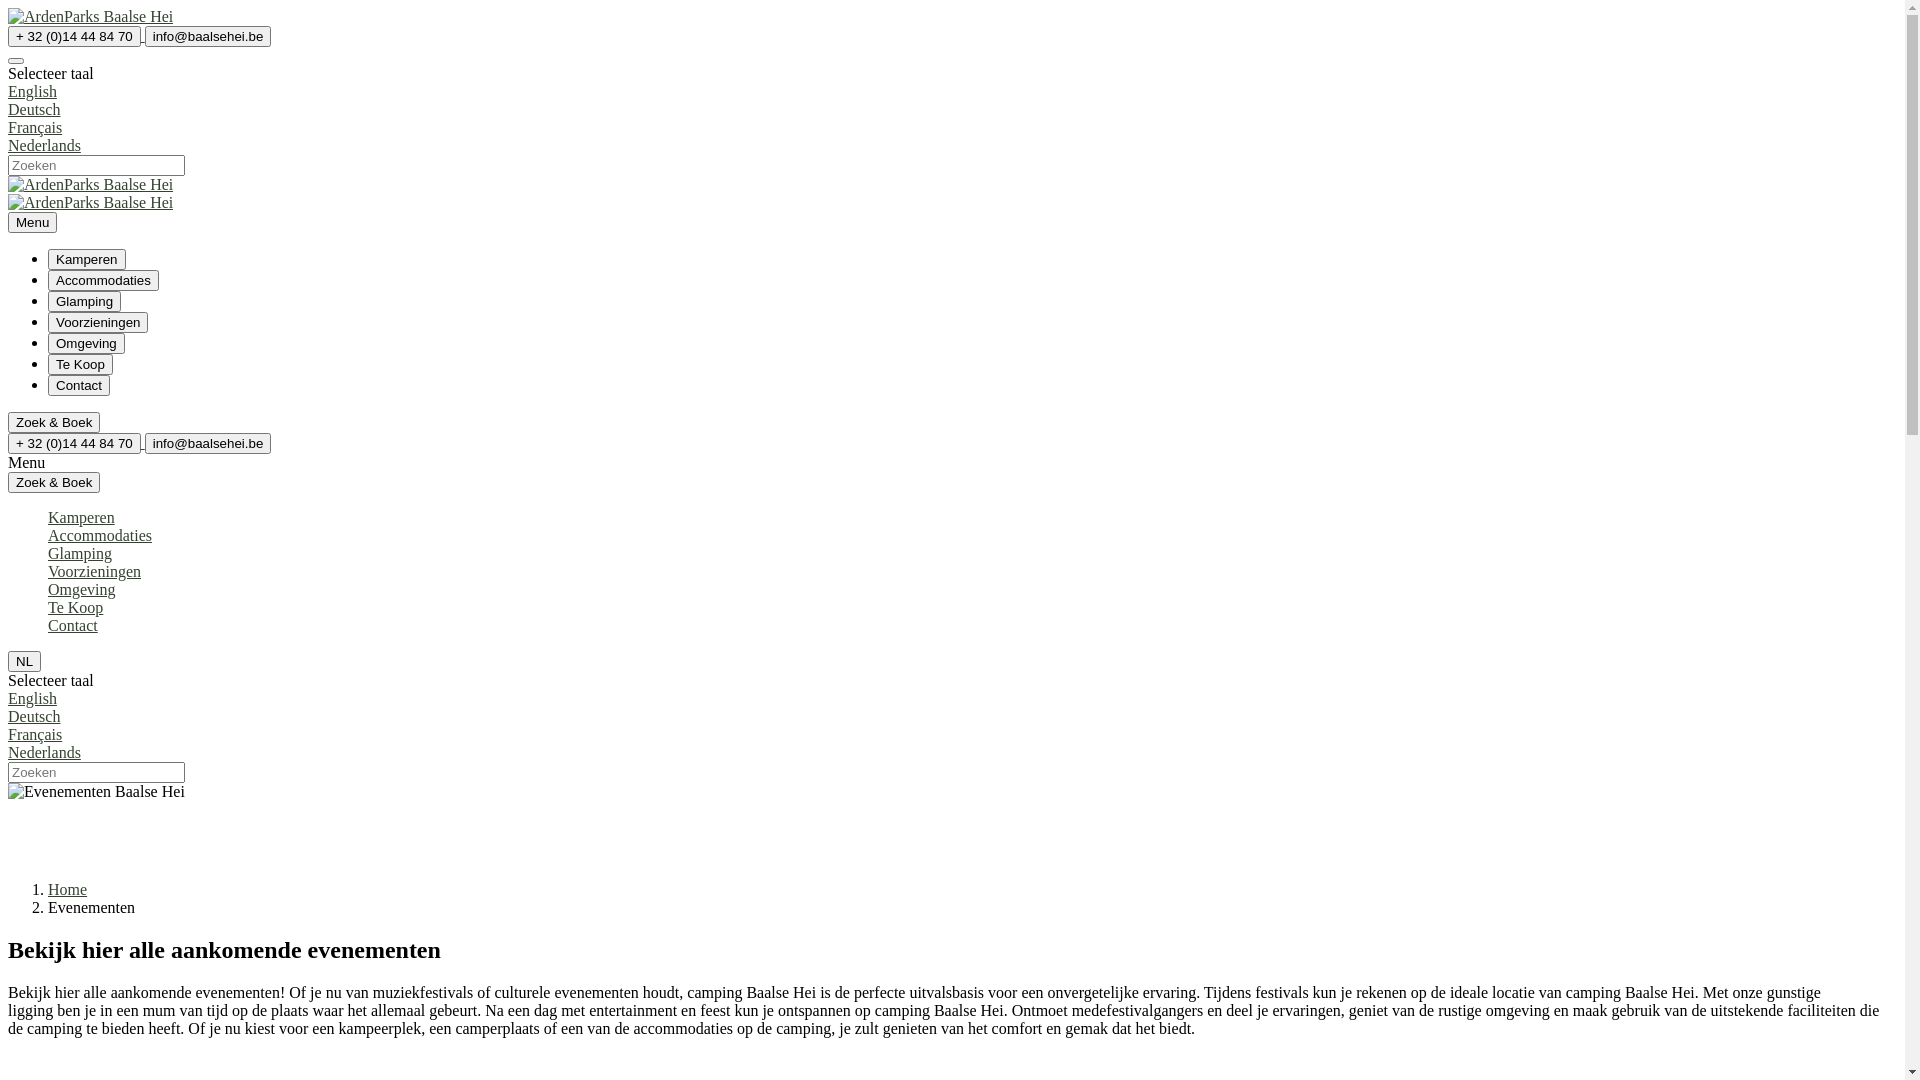 The image size is (1920, 1080). I want to click on 'info@baalsehei.be', so click(208, 35).